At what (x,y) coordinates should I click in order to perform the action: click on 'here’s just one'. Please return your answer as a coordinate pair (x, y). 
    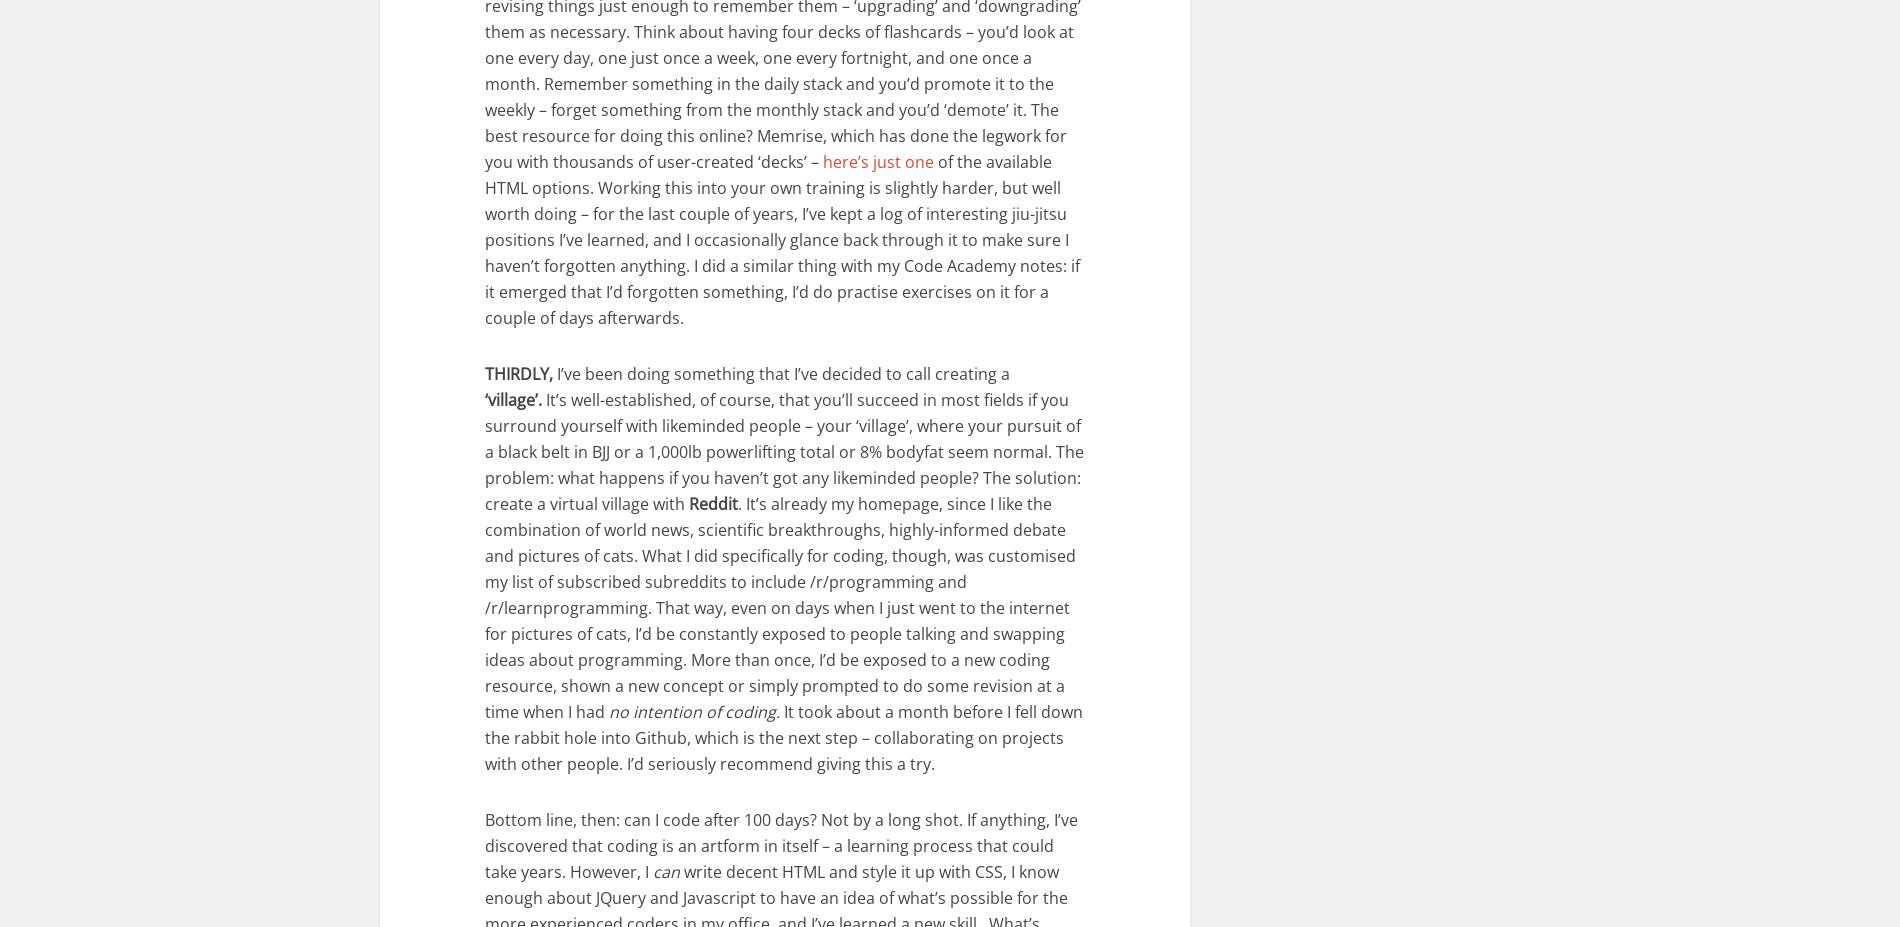
    Looking at the image, I should click on (822, 161).